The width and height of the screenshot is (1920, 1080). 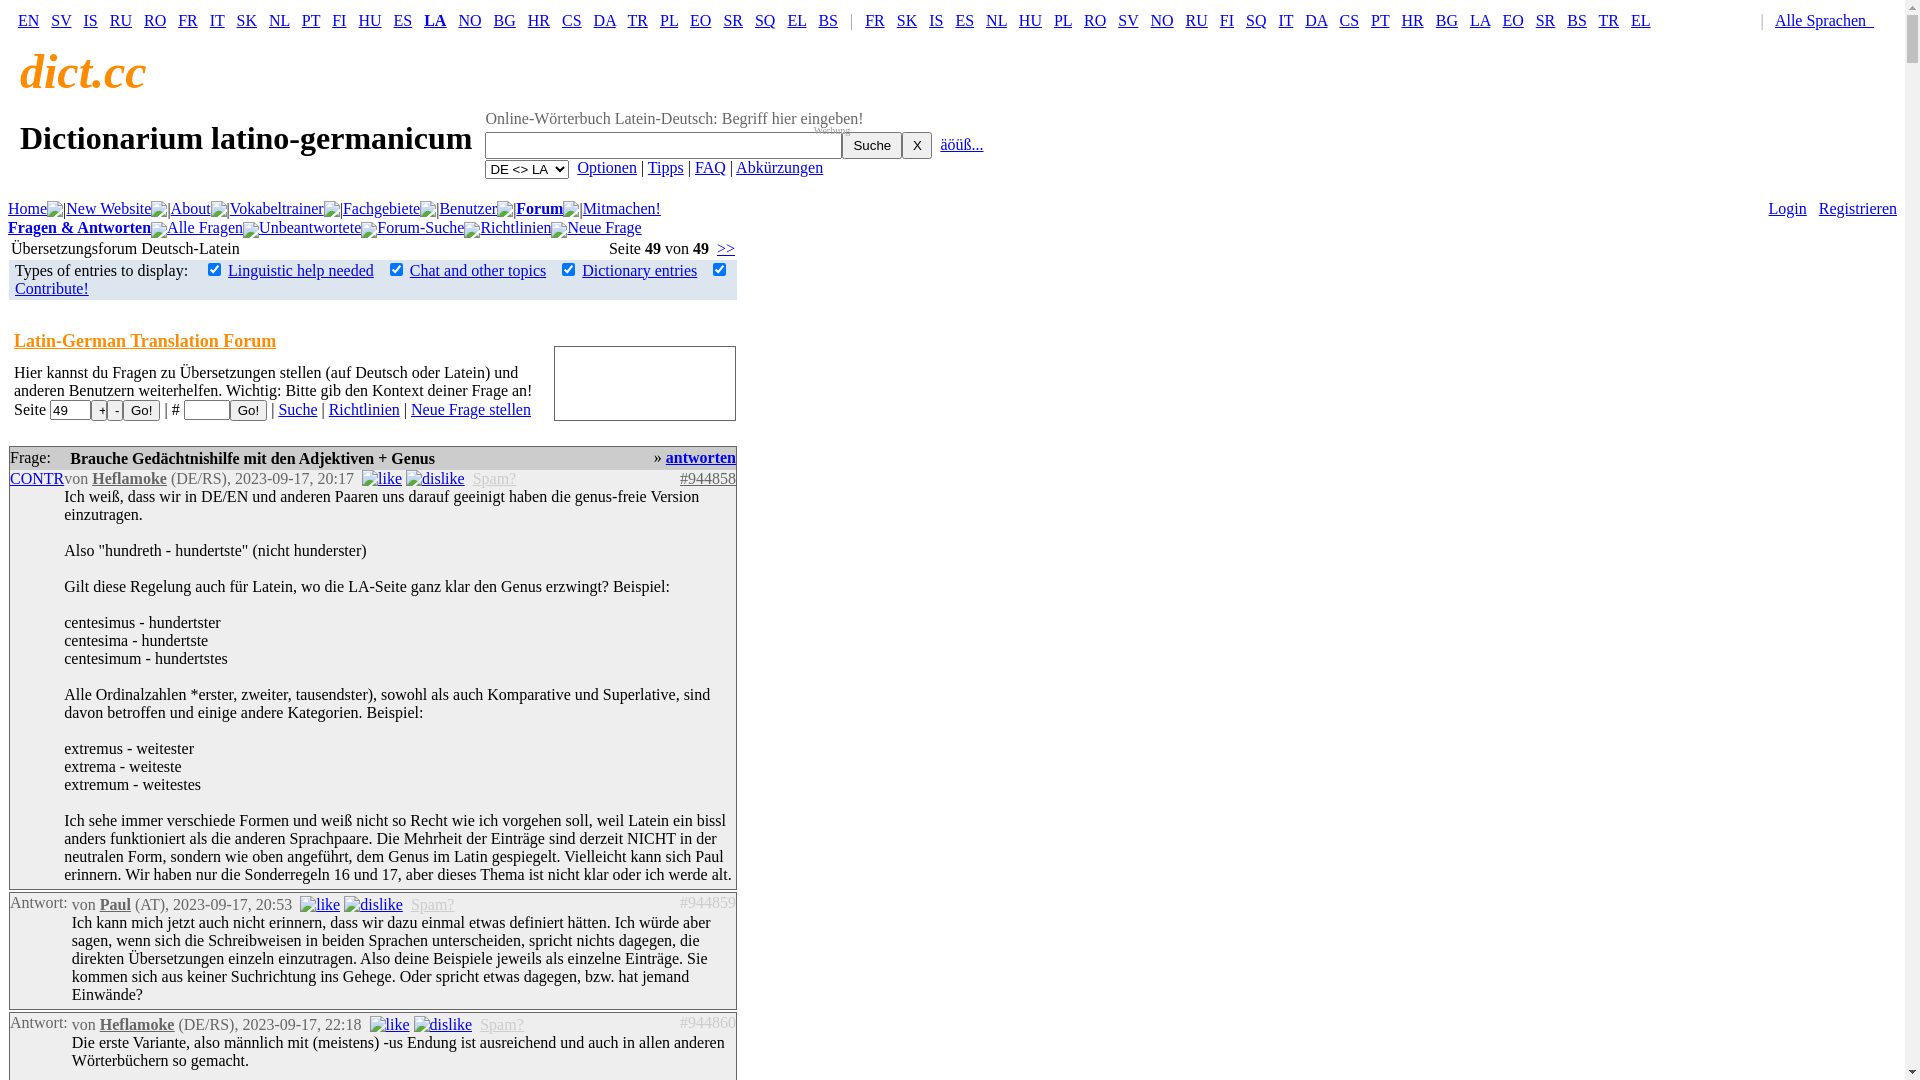 I want to click on 'Benutzer', so click(x=466, y=208).